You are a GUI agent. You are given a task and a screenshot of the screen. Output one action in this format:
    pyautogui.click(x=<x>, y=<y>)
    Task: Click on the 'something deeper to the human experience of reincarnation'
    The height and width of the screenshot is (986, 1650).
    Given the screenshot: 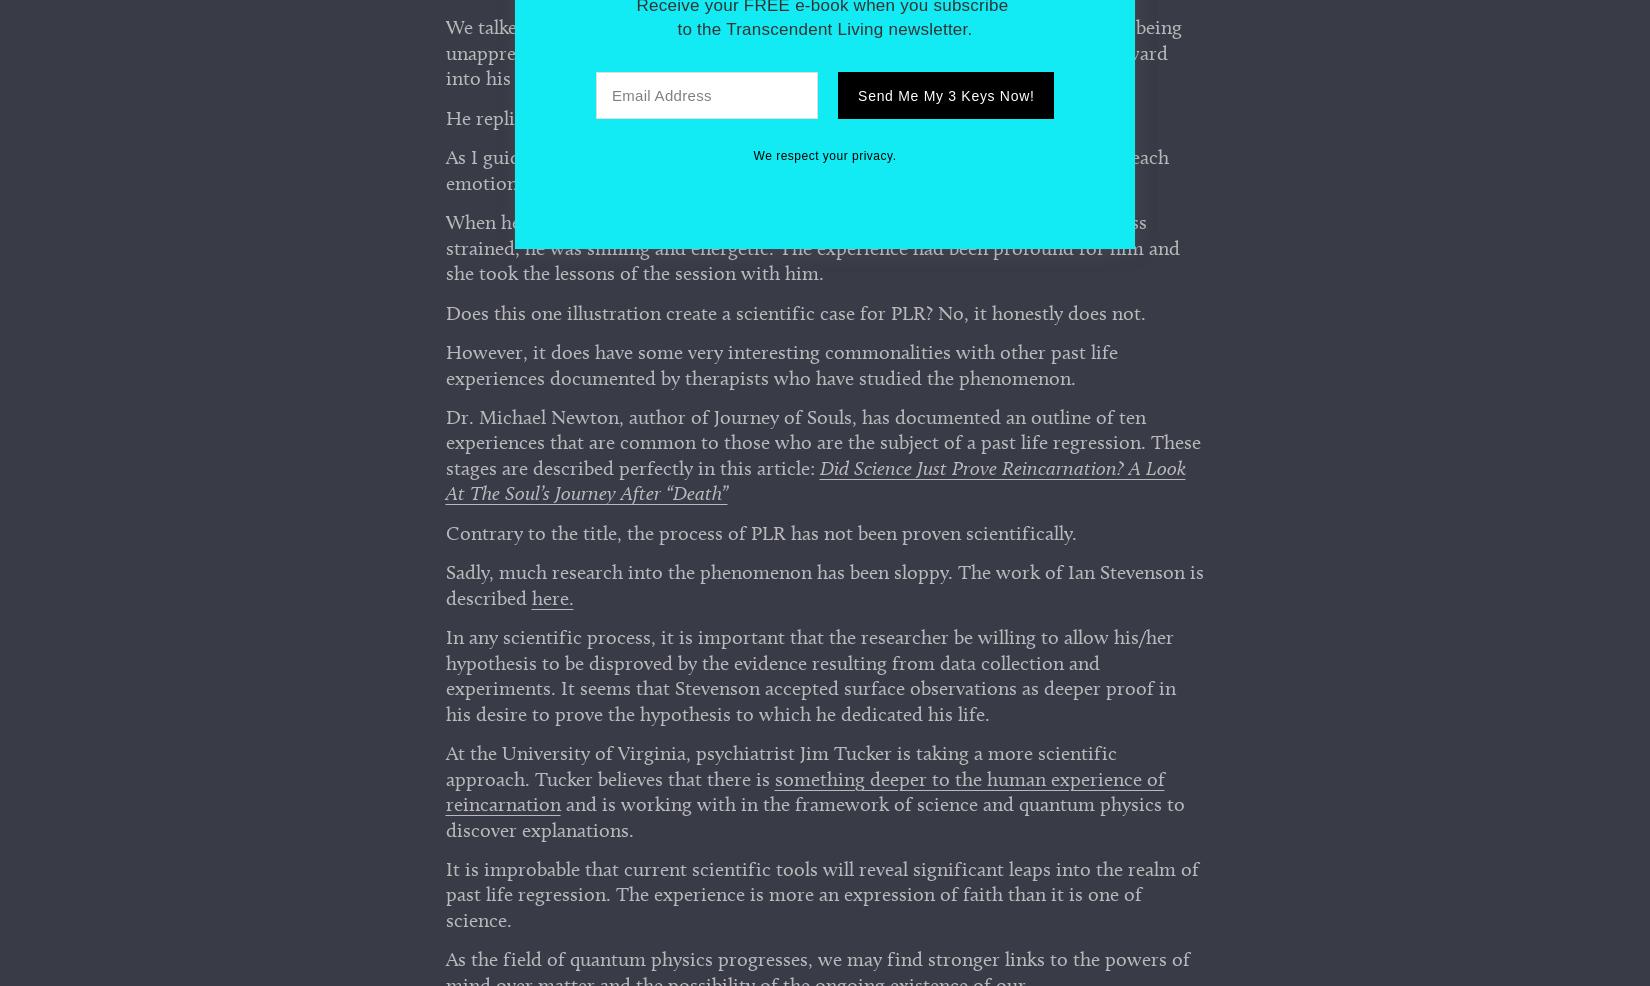 What is the action you would take?
    pyautogui.click(x=803, y=797)
    